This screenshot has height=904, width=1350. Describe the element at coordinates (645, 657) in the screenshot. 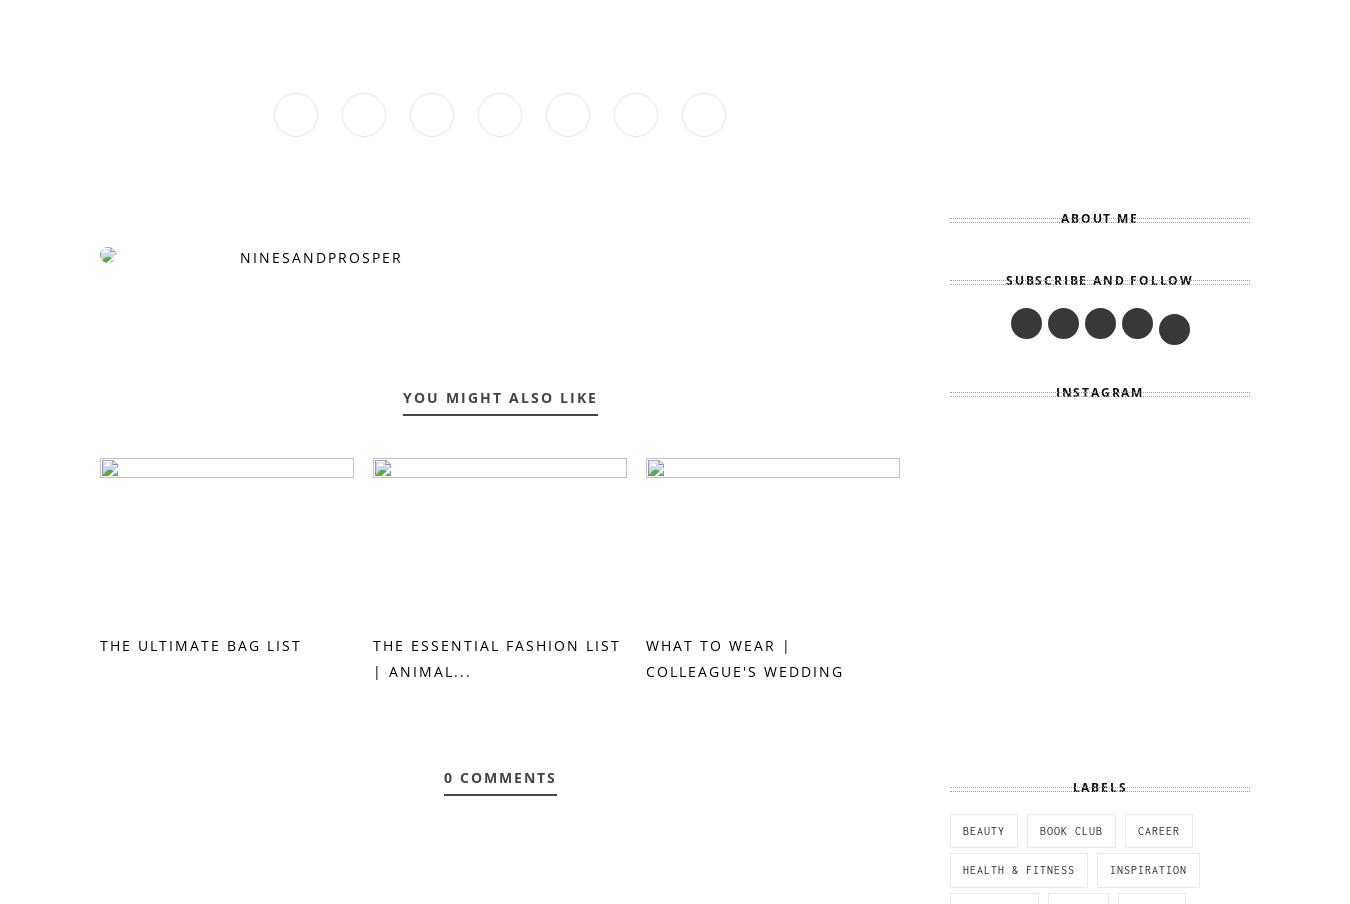

I see `'WHAT TO WEAR | Colleague's Wedding'` at that location.